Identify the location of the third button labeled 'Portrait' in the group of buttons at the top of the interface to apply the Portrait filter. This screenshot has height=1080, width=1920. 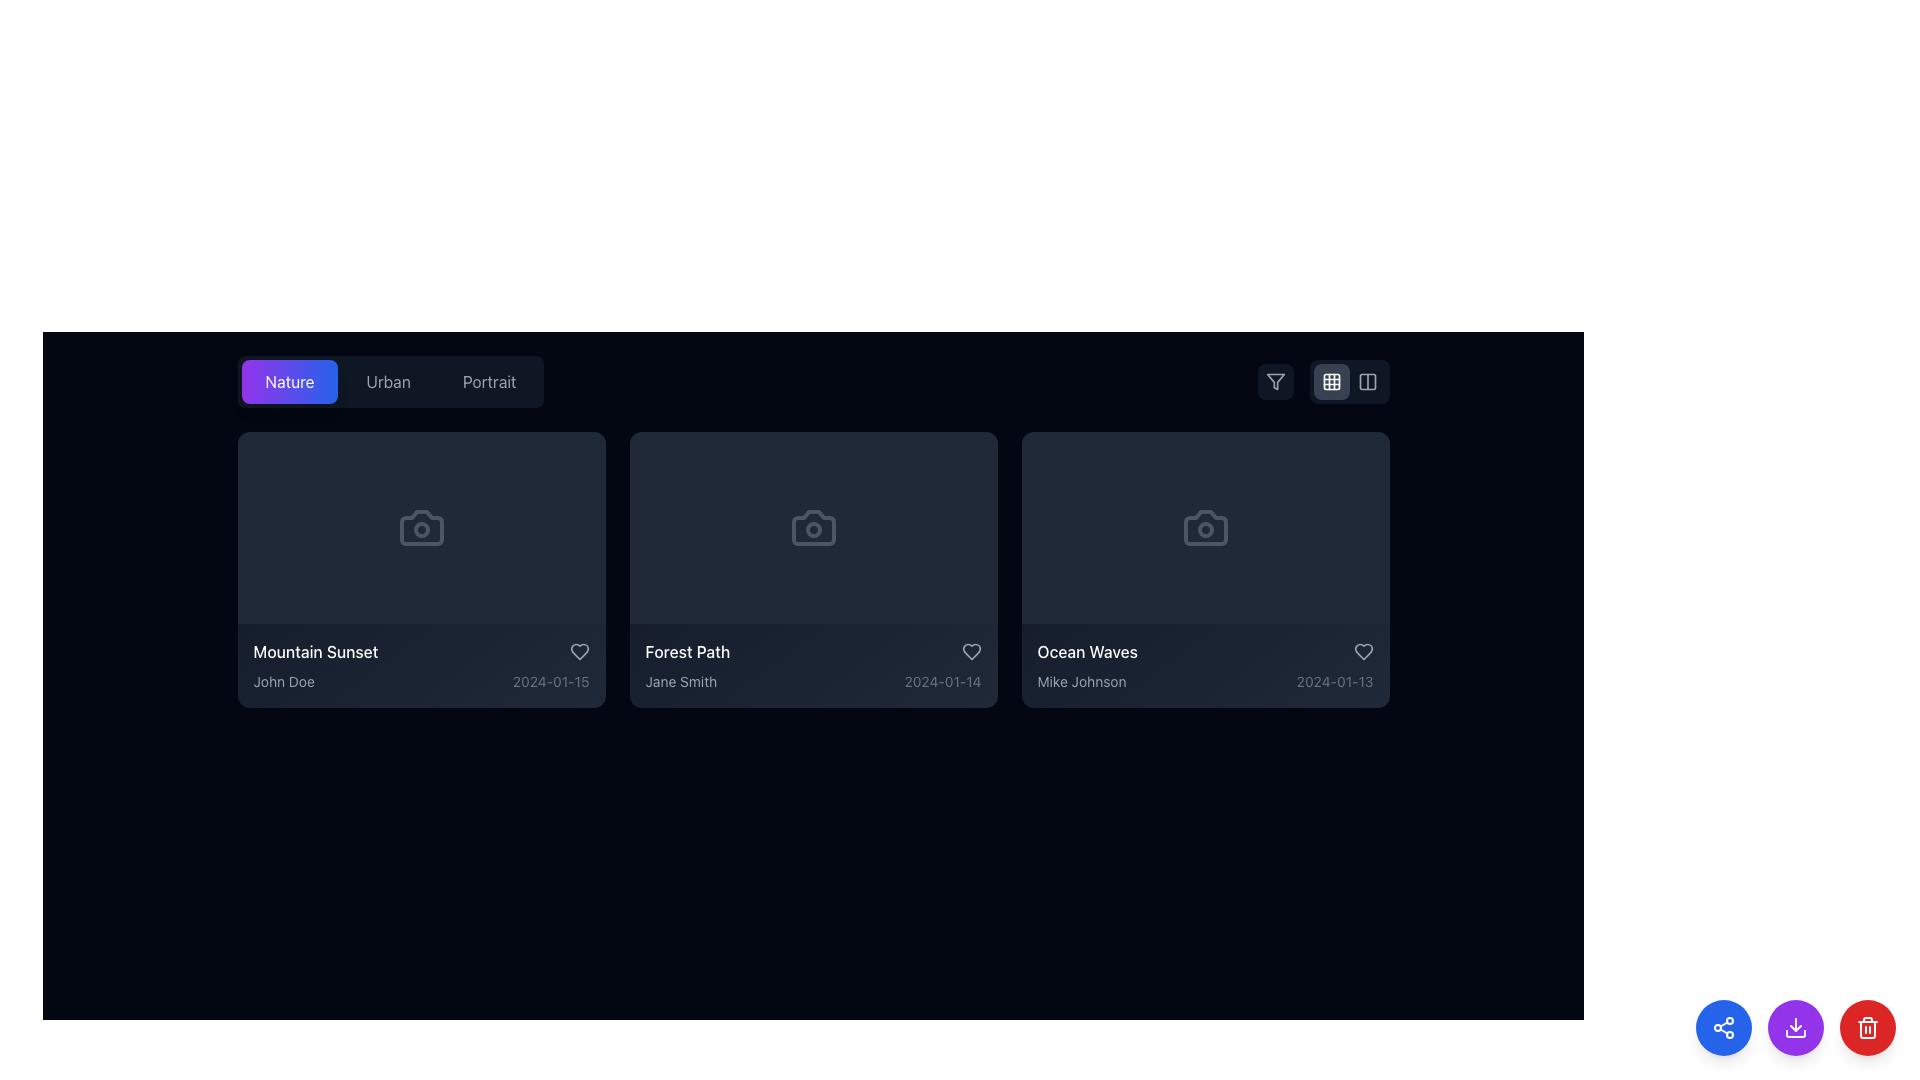
(489, 381).